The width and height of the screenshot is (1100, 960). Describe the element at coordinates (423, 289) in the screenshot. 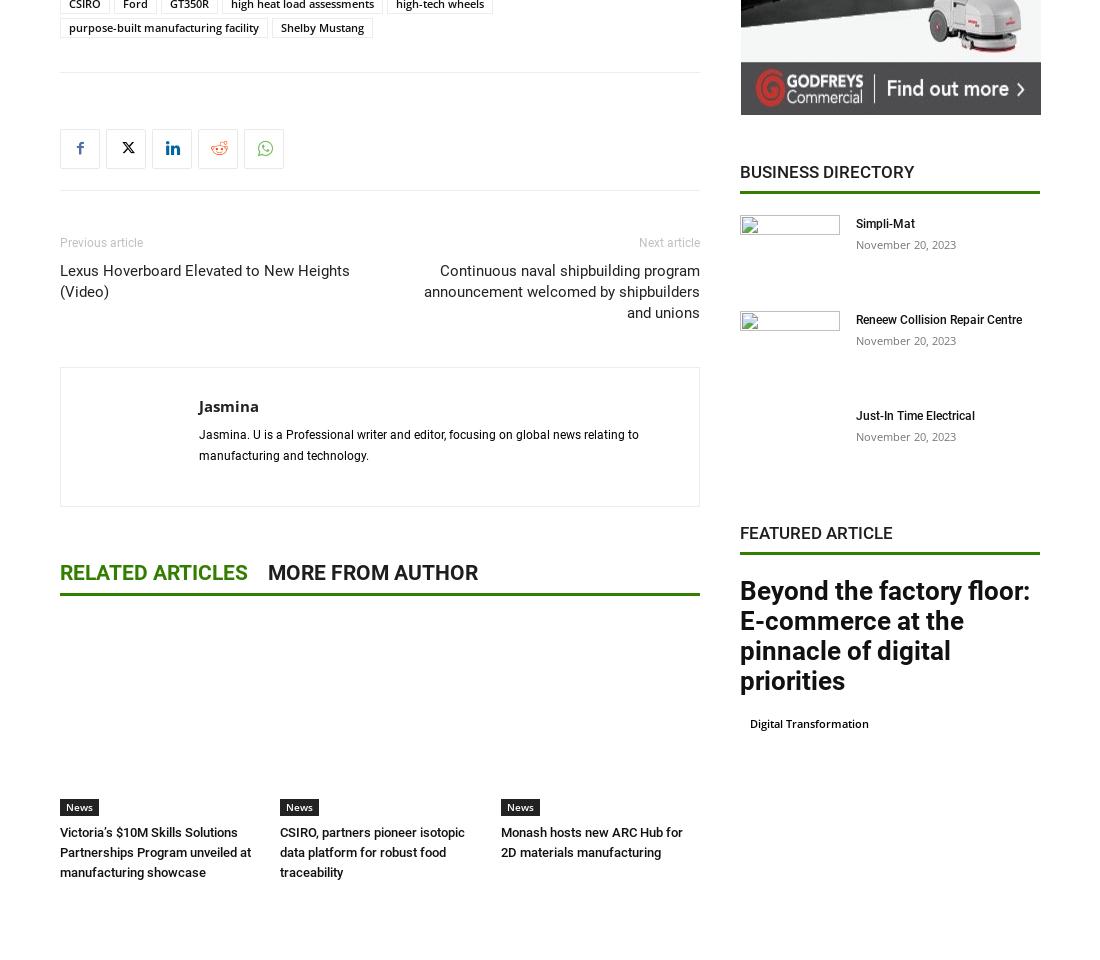

I see `'Continuous naval shipbuilding program announcement welcomed by shipbuilders and unions'` at that location.